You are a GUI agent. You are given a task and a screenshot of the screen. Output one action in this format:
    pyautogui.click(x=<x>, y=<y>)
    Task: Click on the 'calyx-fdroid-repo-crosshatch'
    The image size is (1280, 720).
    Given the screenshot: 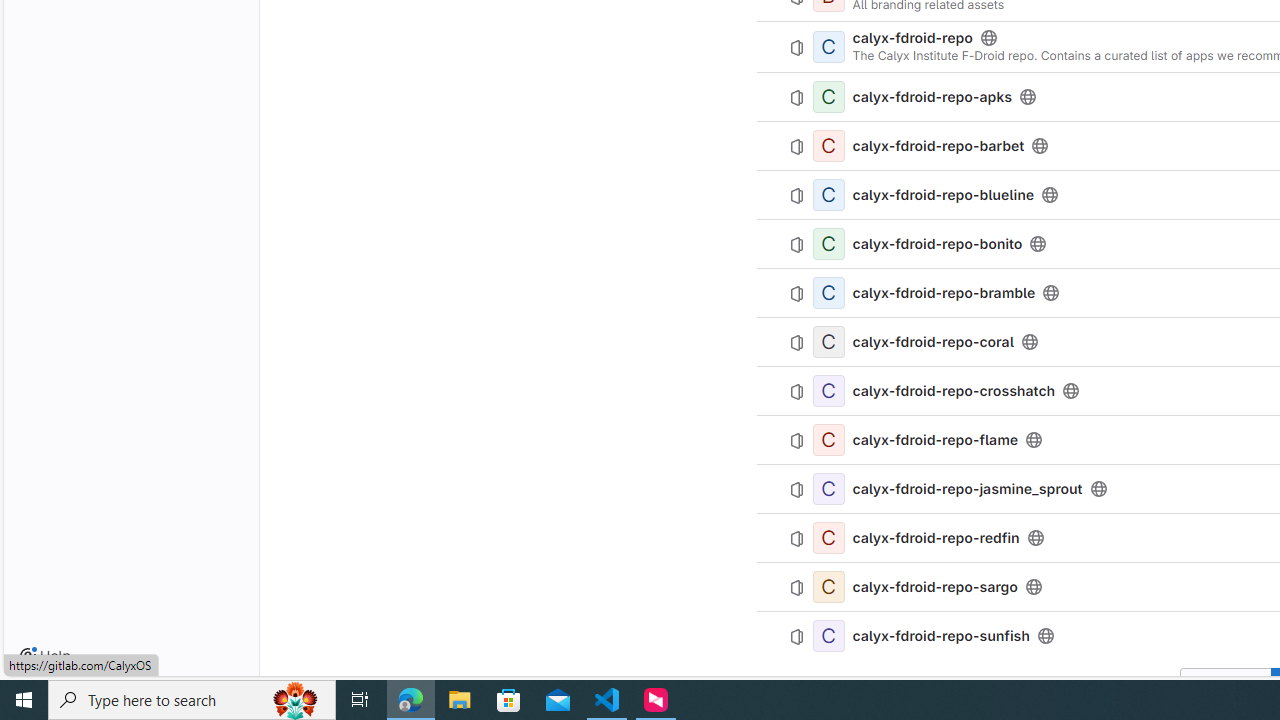 What is the action you would take?
    pyautogui.click(x=953, y=390)
    